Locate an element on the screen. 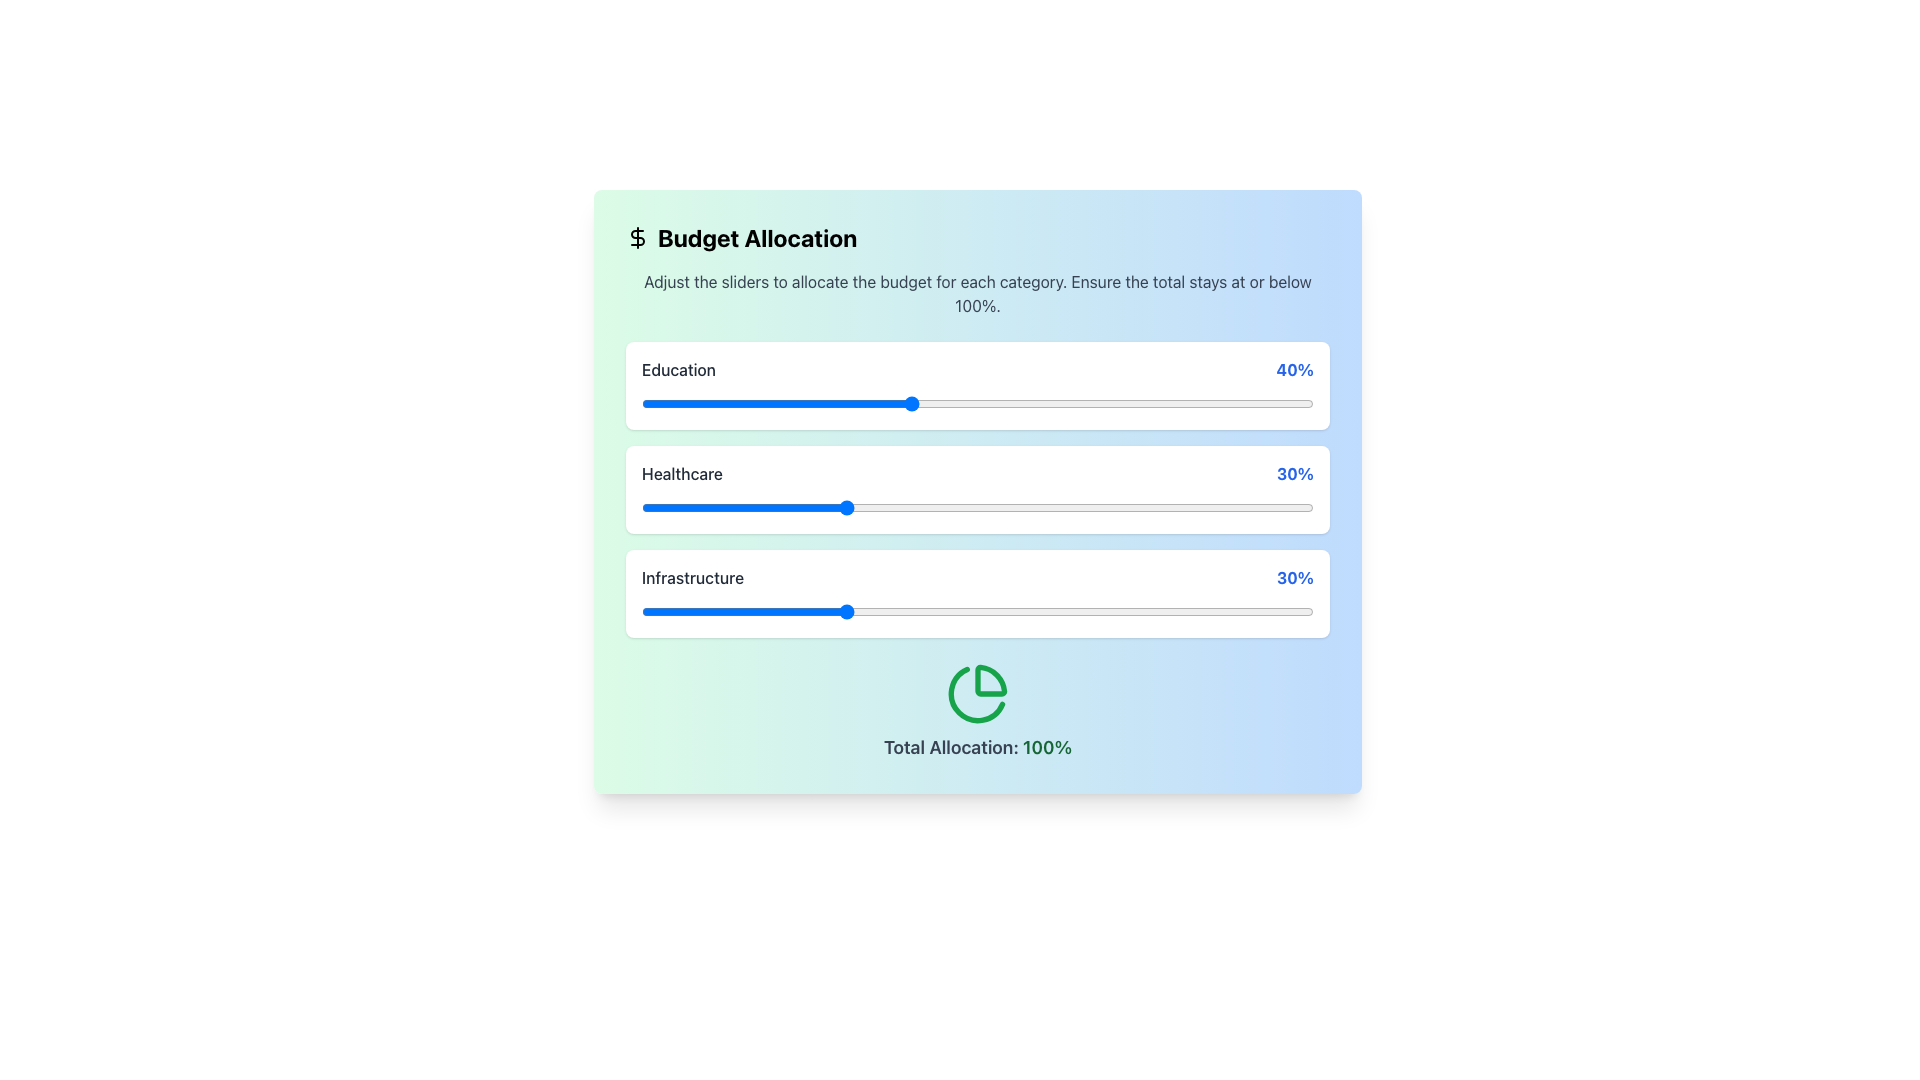  the infrastructure budget slider is located at coordinates (1272, 611).